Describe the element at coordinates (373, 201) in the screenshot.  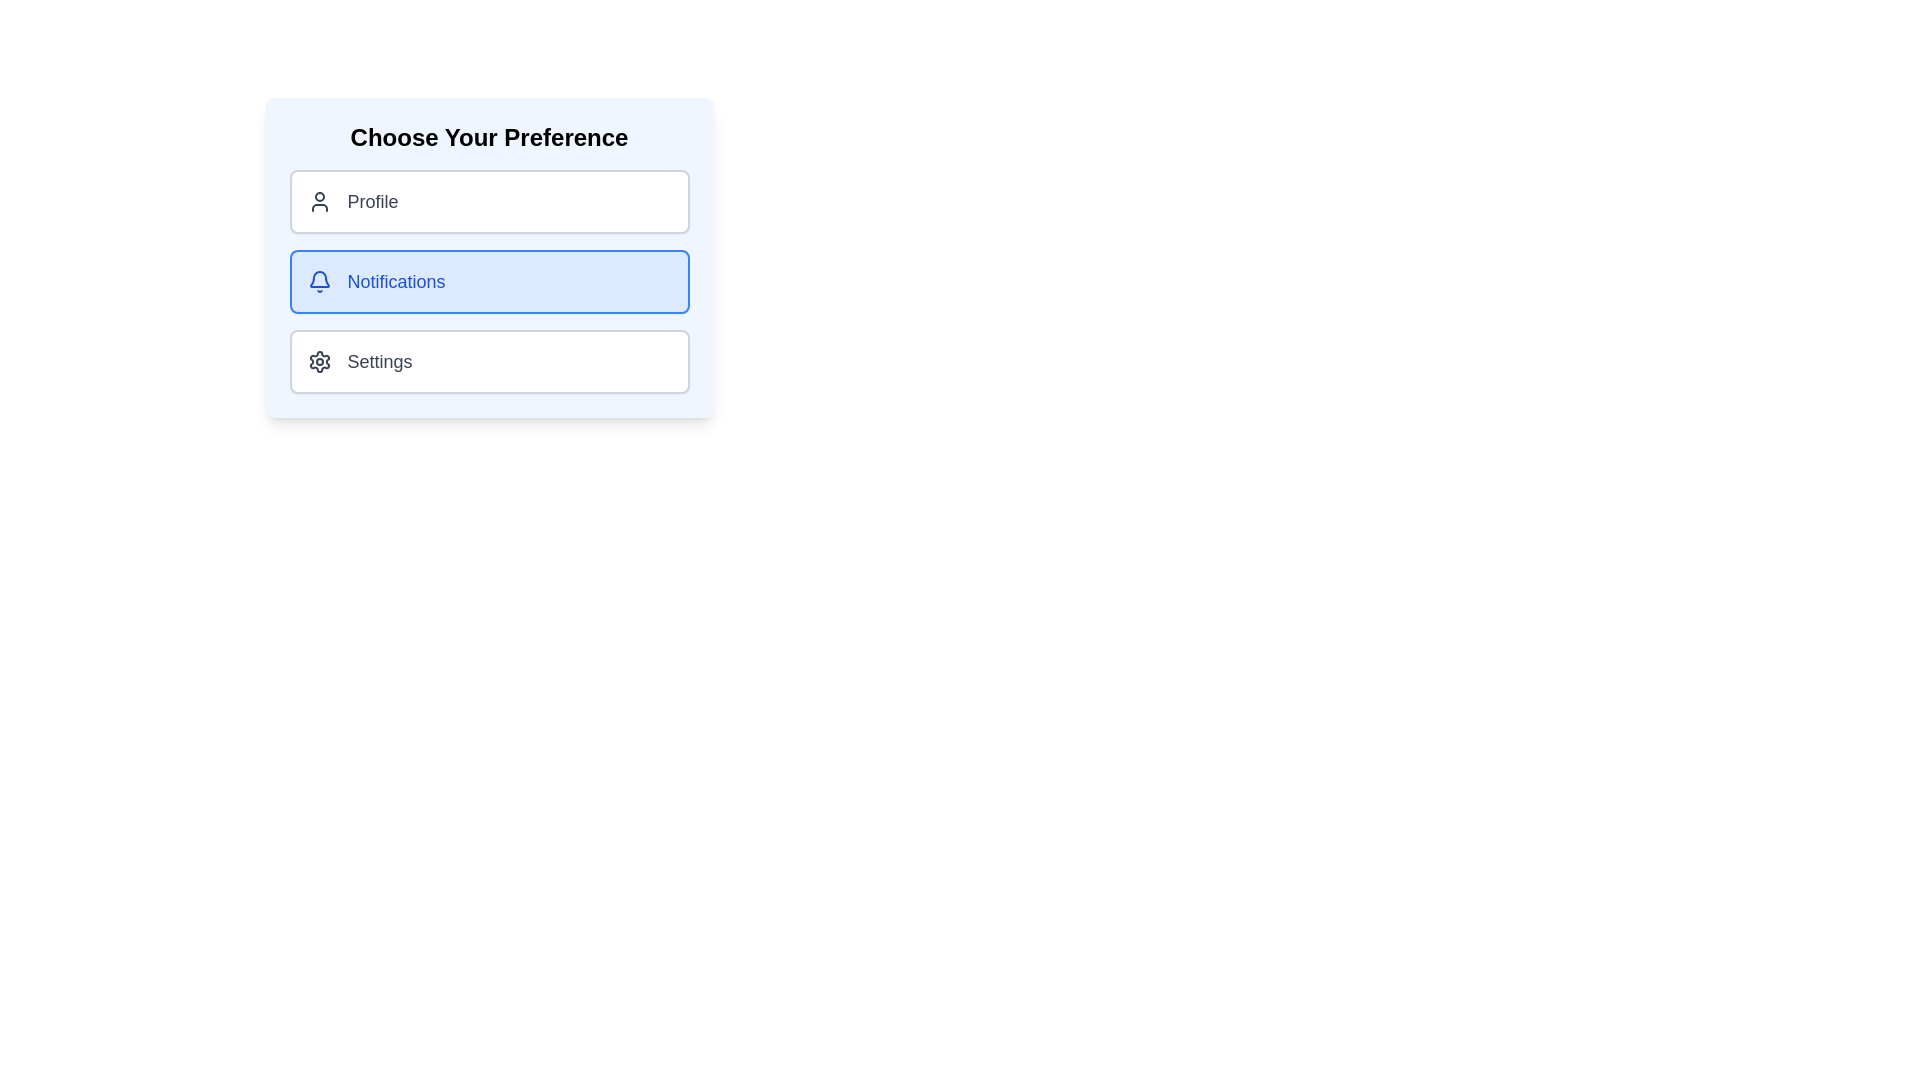
I see `text label element displaying 'Profile', which is styled with a larger font size and medium weight, located under the header 'Choose Your Preference' in the first selectable item of a vertical list` at that location.